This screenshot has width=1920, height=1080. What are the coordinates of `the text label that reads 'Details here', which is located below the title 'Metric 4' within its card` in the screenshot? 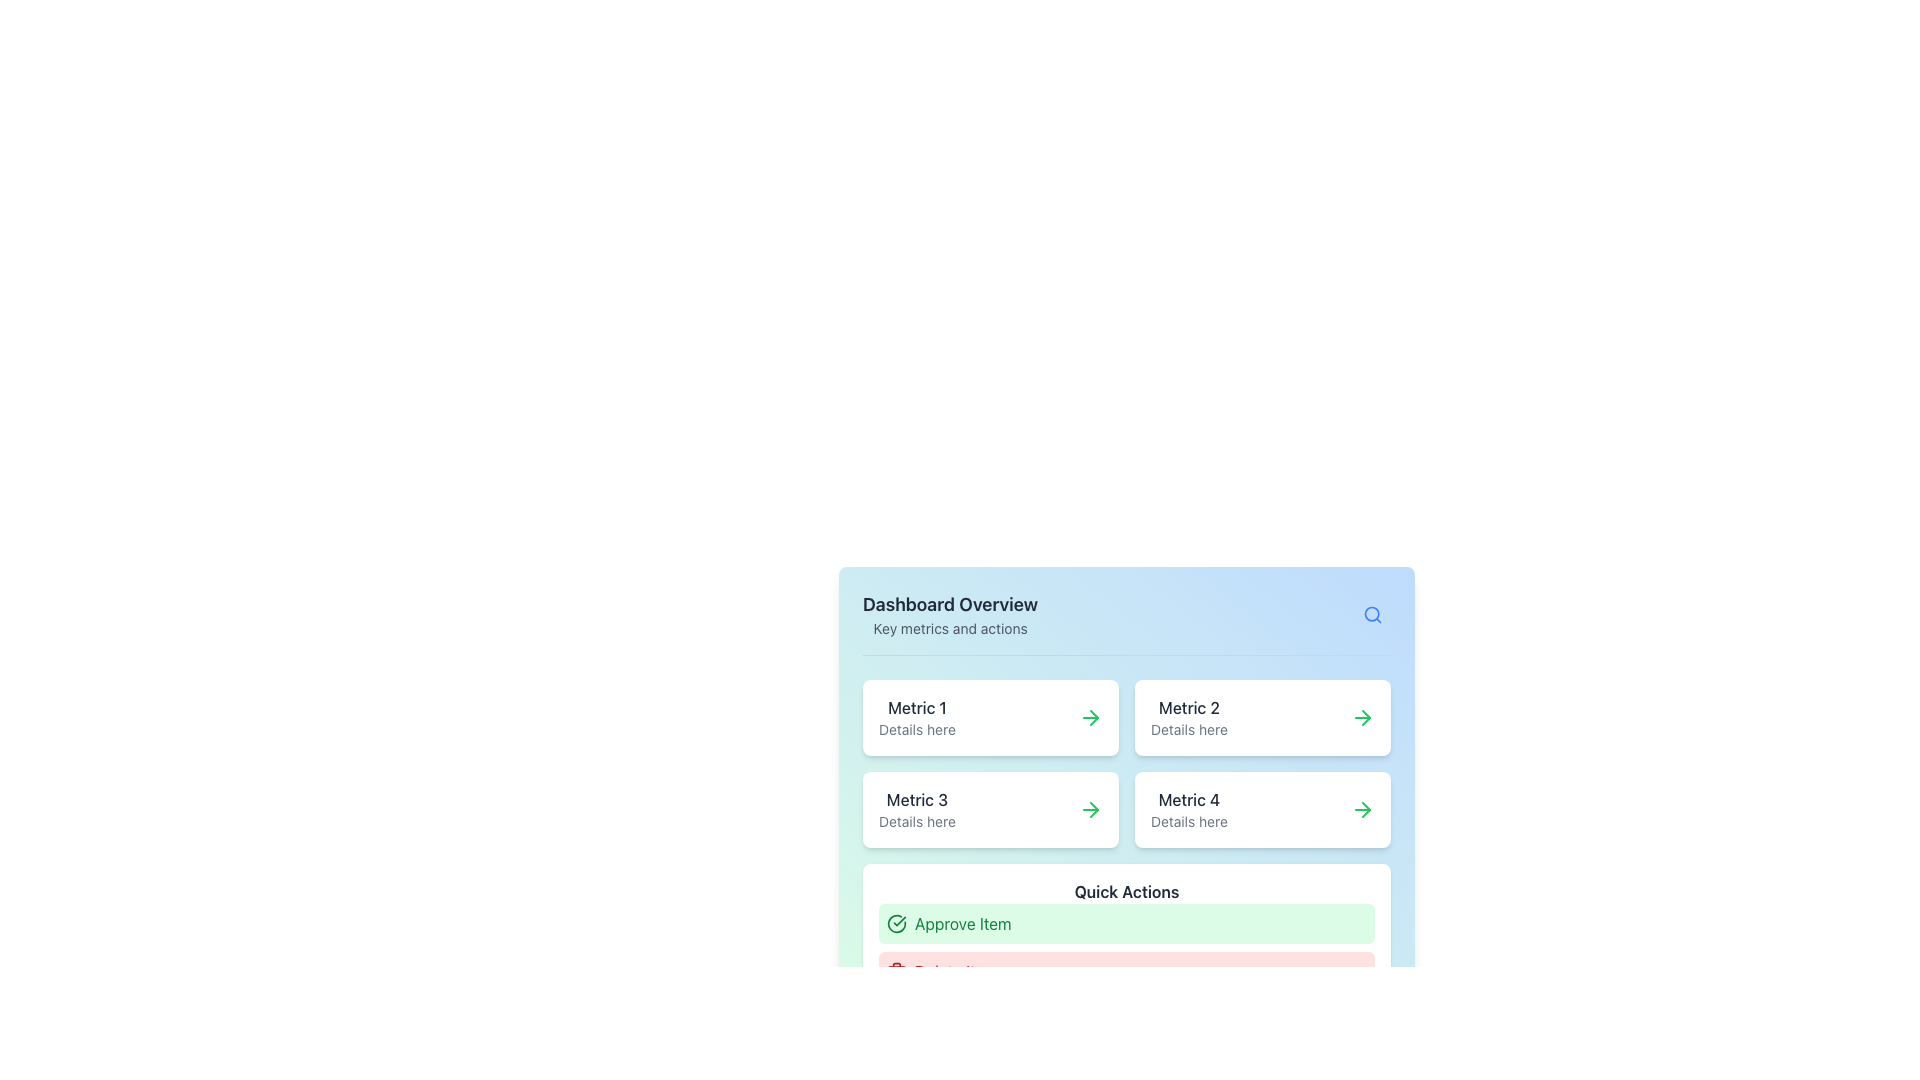 It's located at (1189, 821).